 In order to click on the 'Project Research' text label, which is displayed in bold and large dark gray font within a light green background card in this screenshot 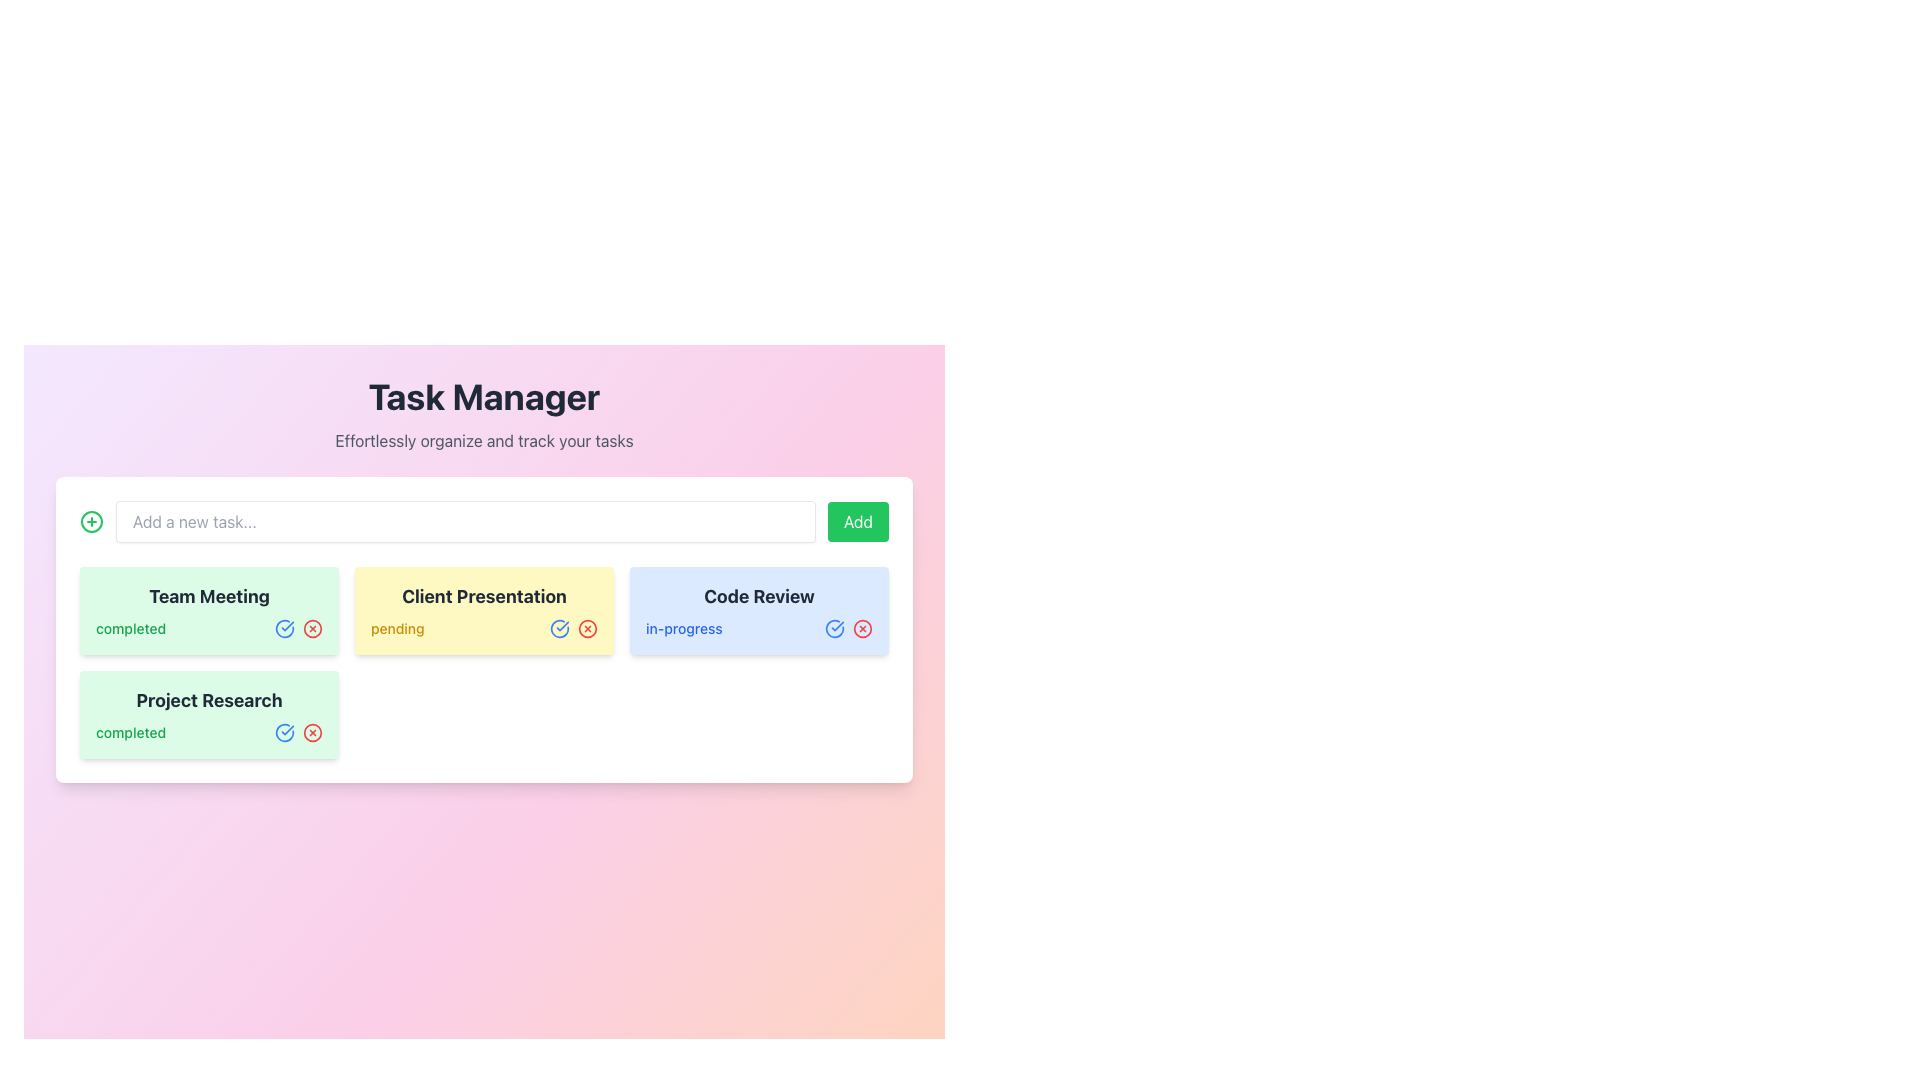, I will do `click(209, 700)`.